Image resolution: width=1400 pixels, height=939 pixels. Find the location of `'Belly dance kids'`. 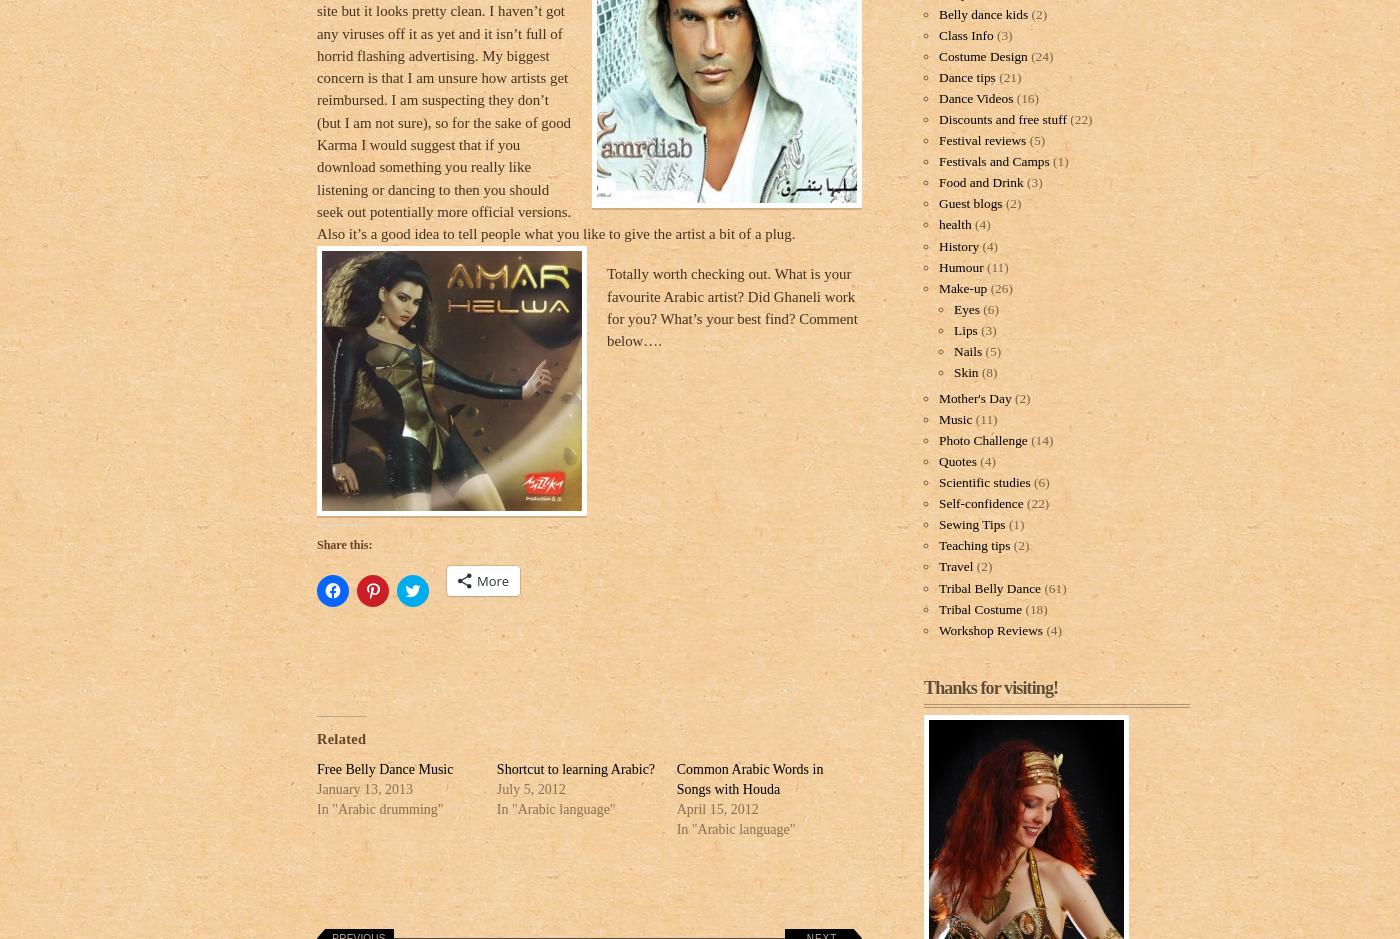

'Belly dance kids' is located at coordinates (983, 13).